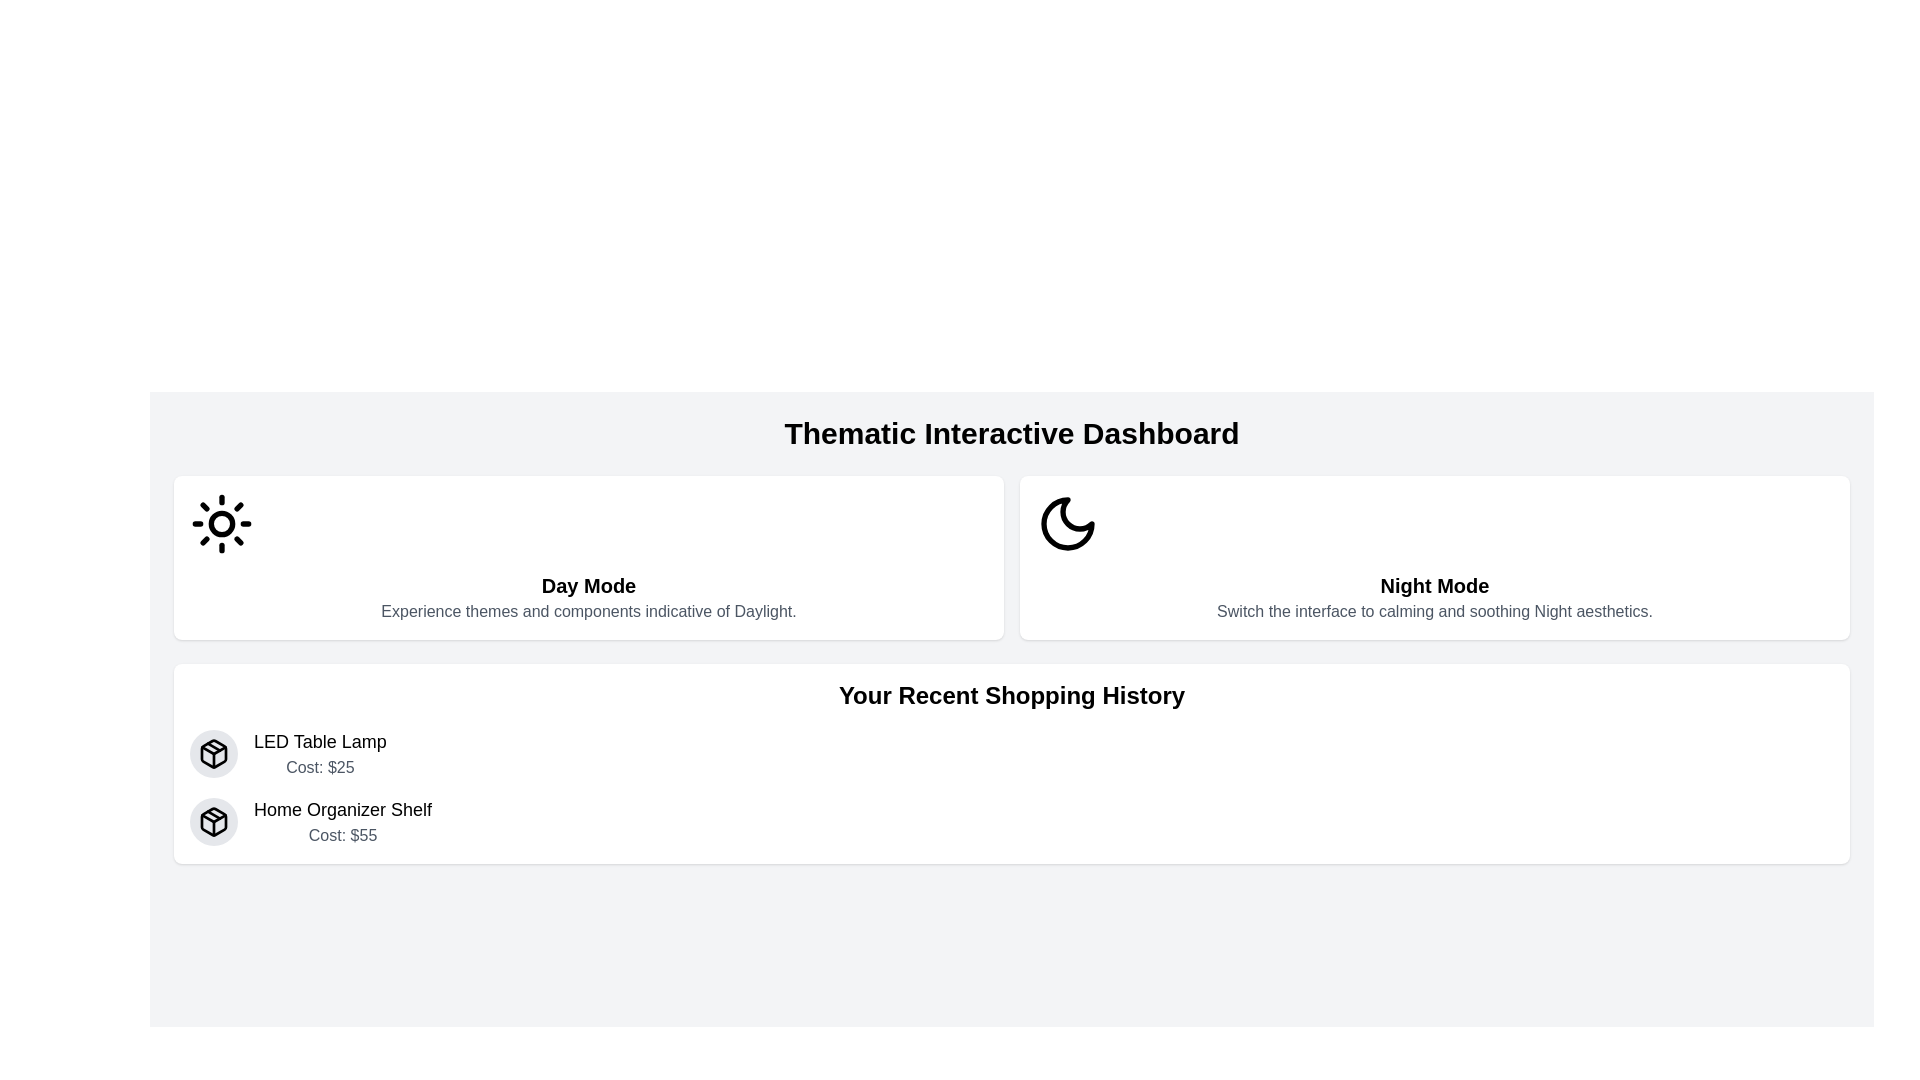 The image size is (1920, 1080). I want to click on the text label displaying the title 'LED Table Lamp' in the shopping history list, so click(320, 741).